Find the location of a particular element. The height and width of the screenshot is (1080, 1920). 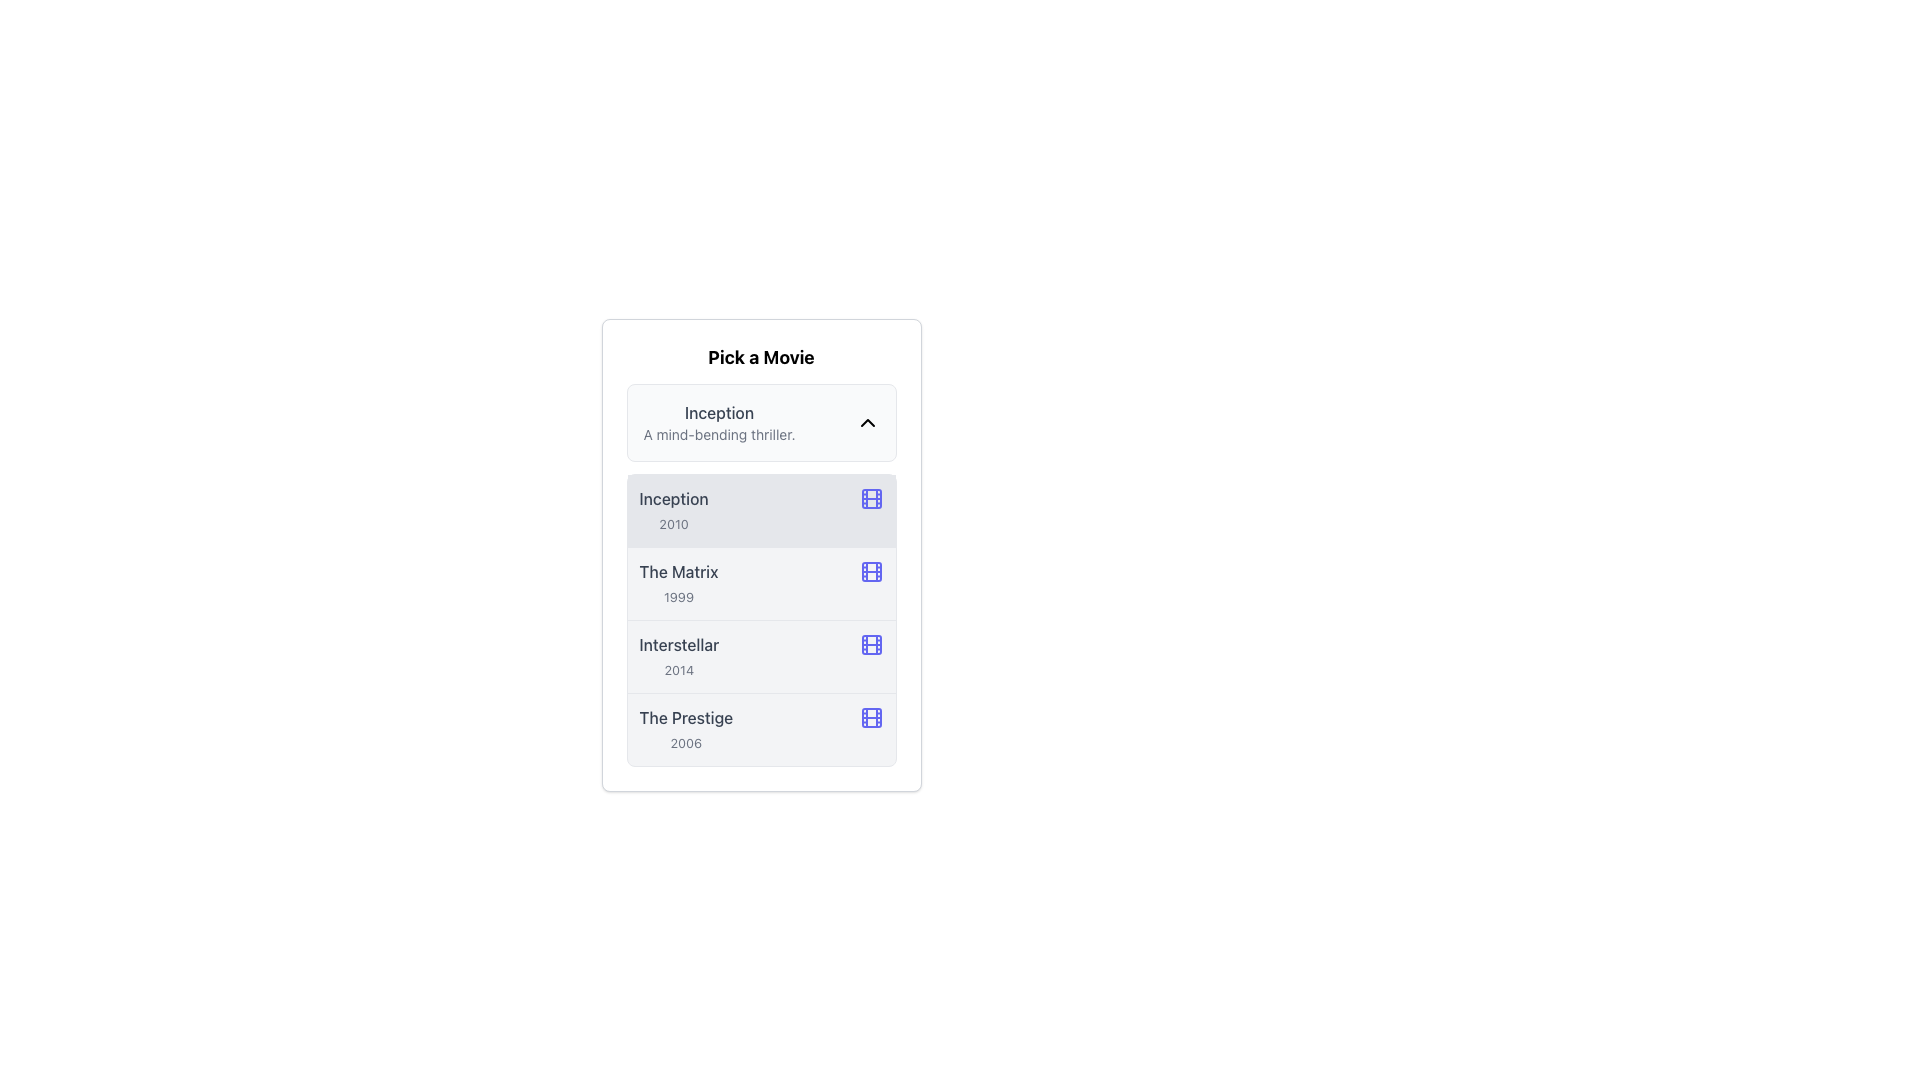

the media type icon for 'The Prestige' movie, which is the fourth icon in the list is located at coordinates (871, 716).